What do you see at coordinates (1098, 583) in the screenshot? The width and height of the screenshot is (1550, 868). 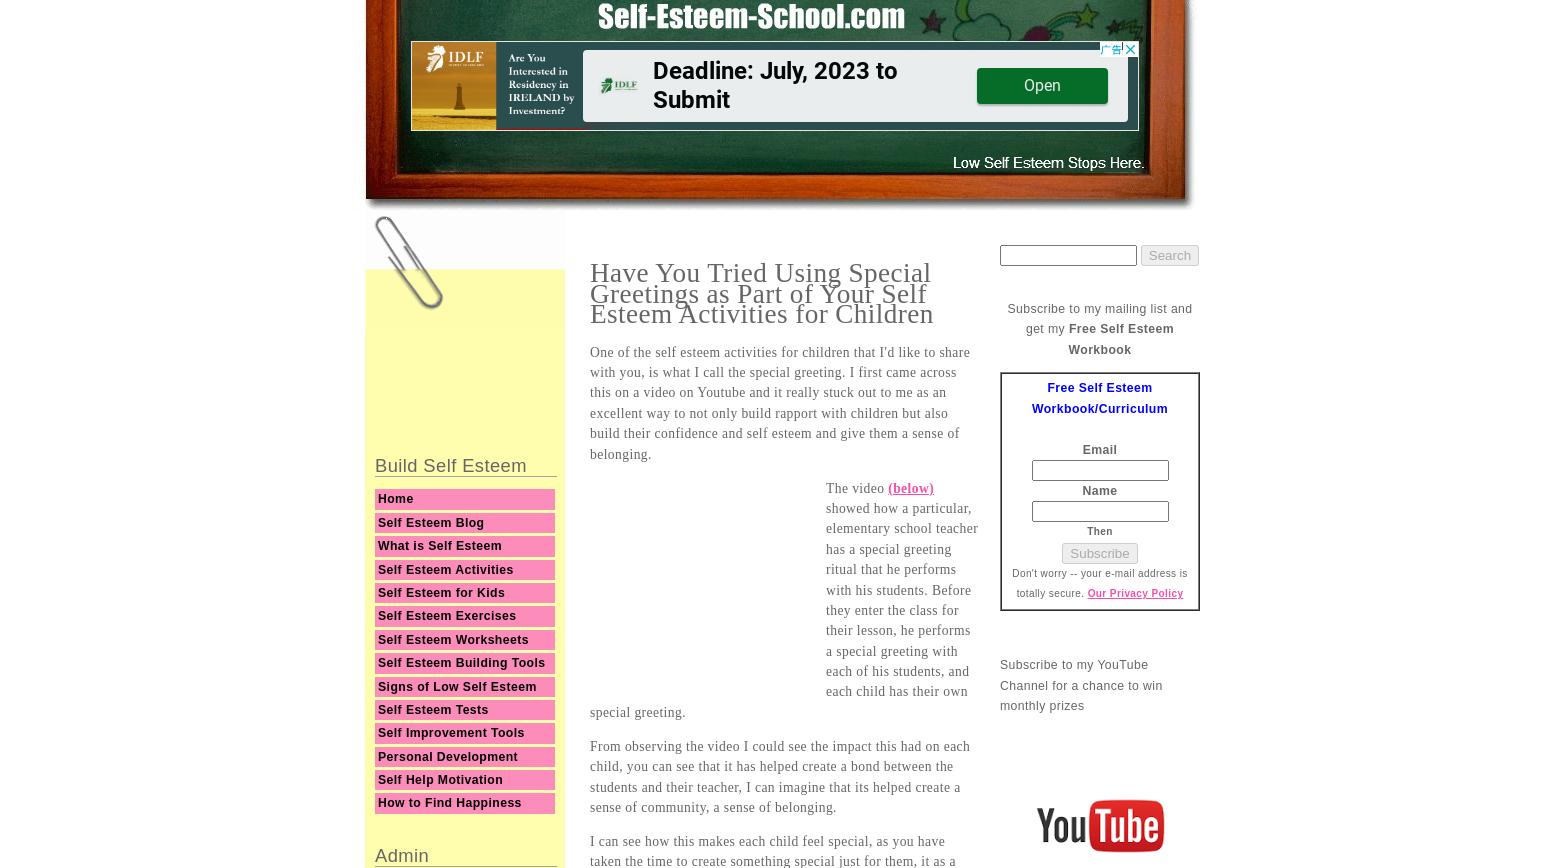 I see `'Don't worry -- your e-mail address is totally secure.'` at bounding box center [1098, 583].